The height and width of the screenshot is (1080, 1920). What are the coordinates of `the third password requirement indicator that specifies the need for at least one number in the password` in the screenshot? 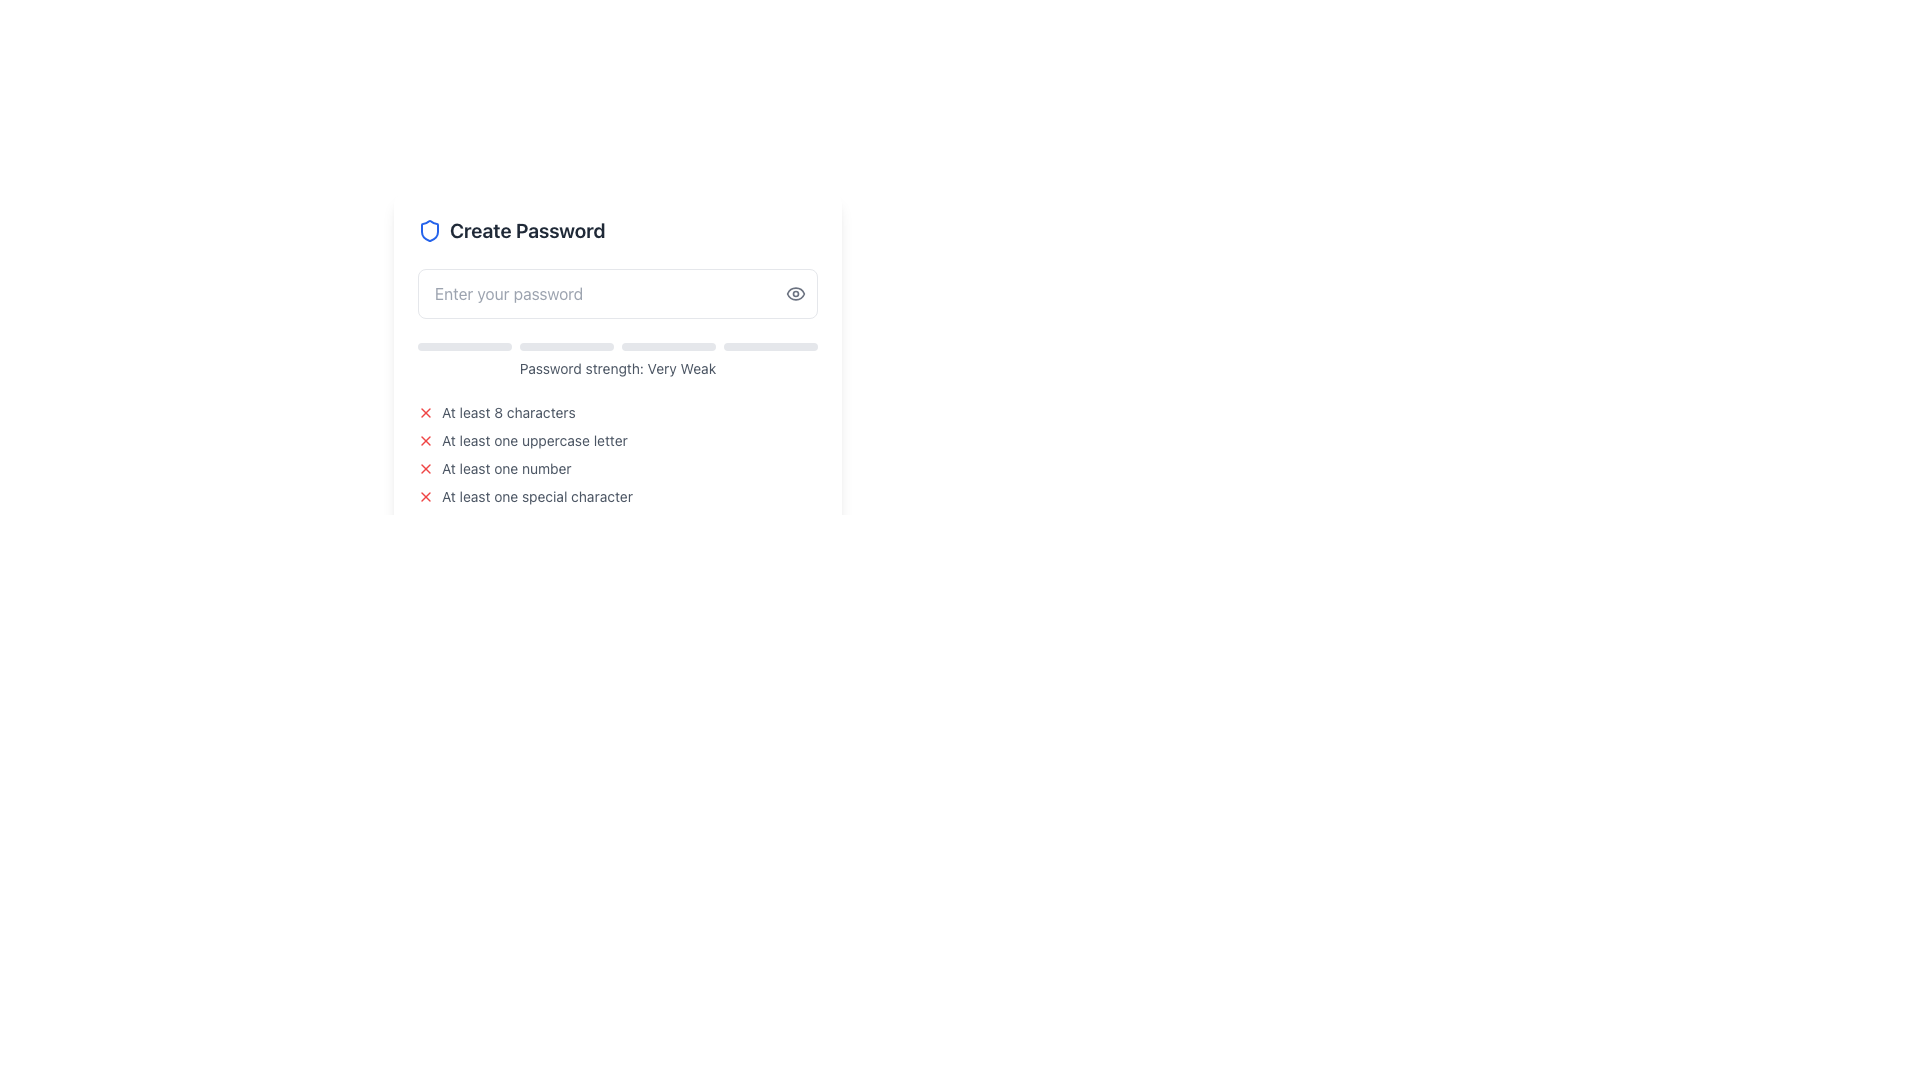 It's located at (617, 469).